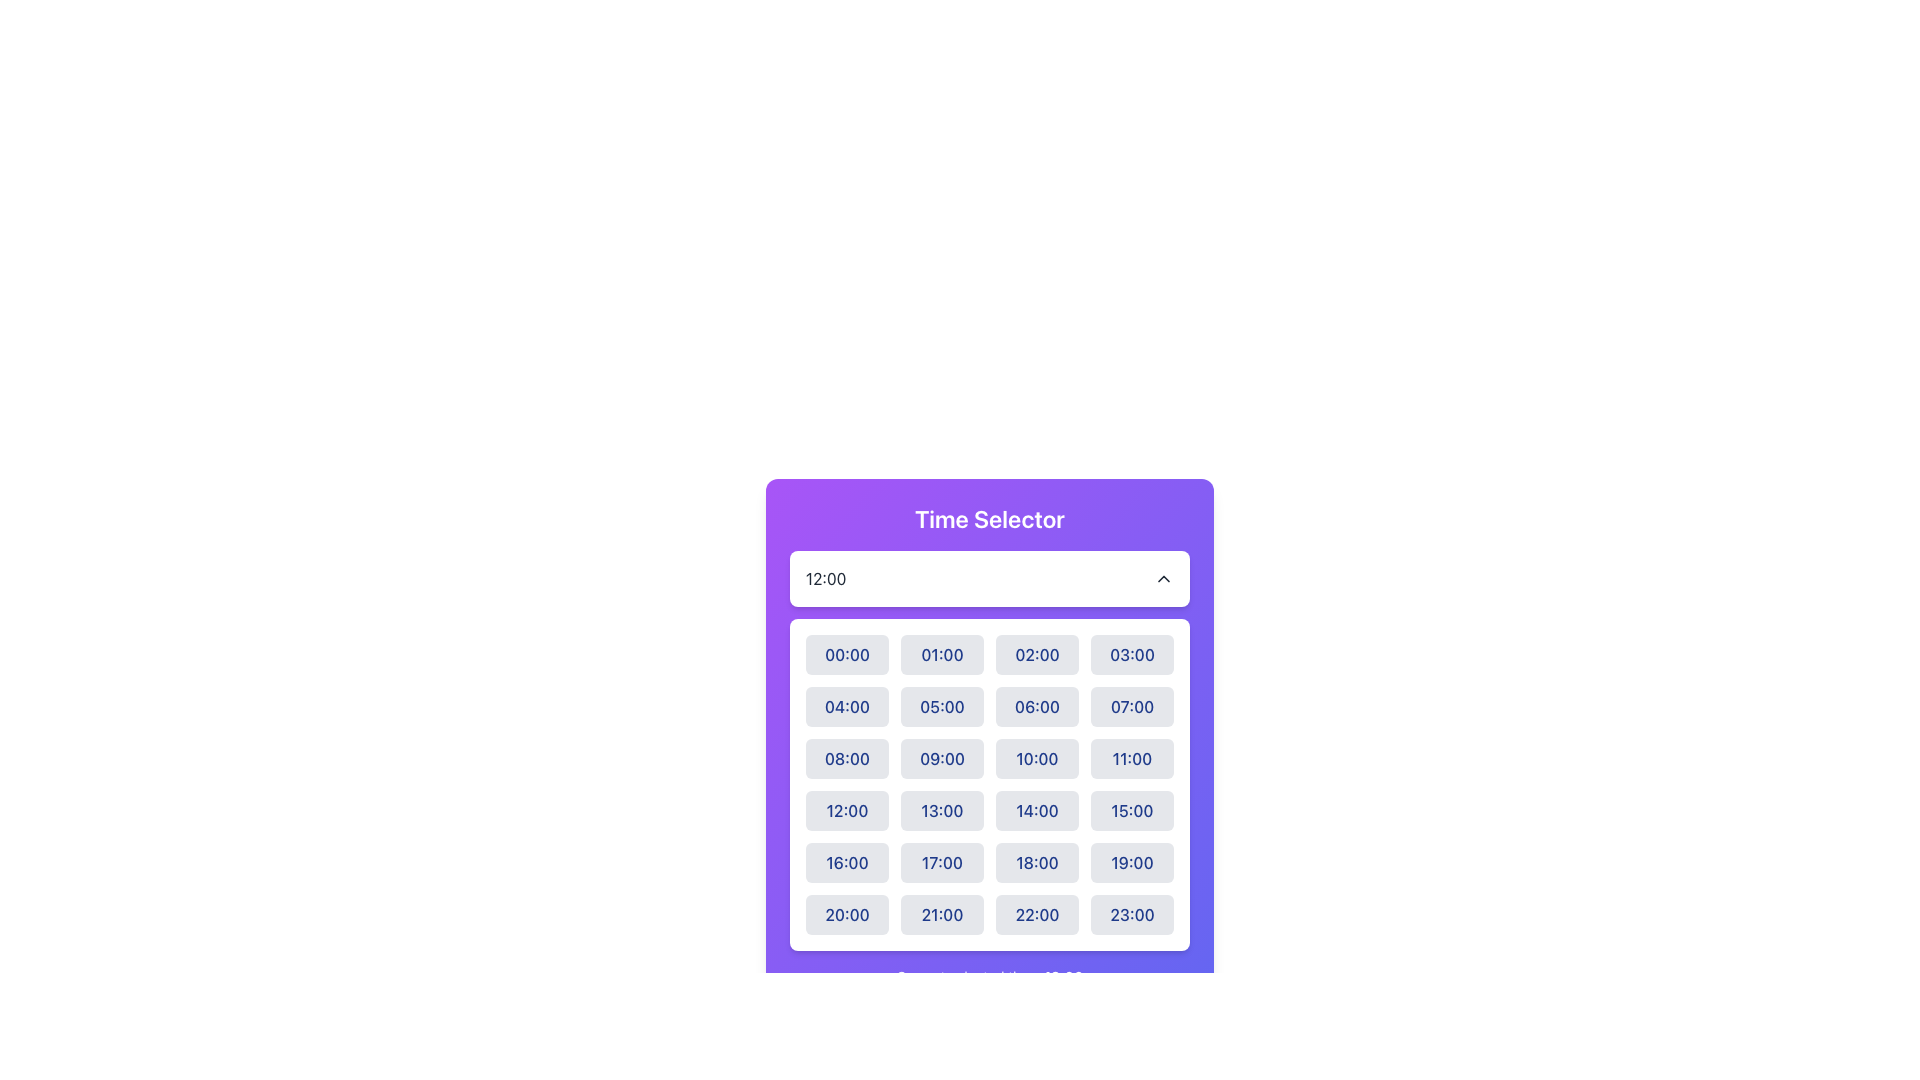 The image size is (1920, 1080). Describe the element at coordinates (1132, 705) in the screenshot. I see `the selectable time option button labeled '07:00'` at that location.